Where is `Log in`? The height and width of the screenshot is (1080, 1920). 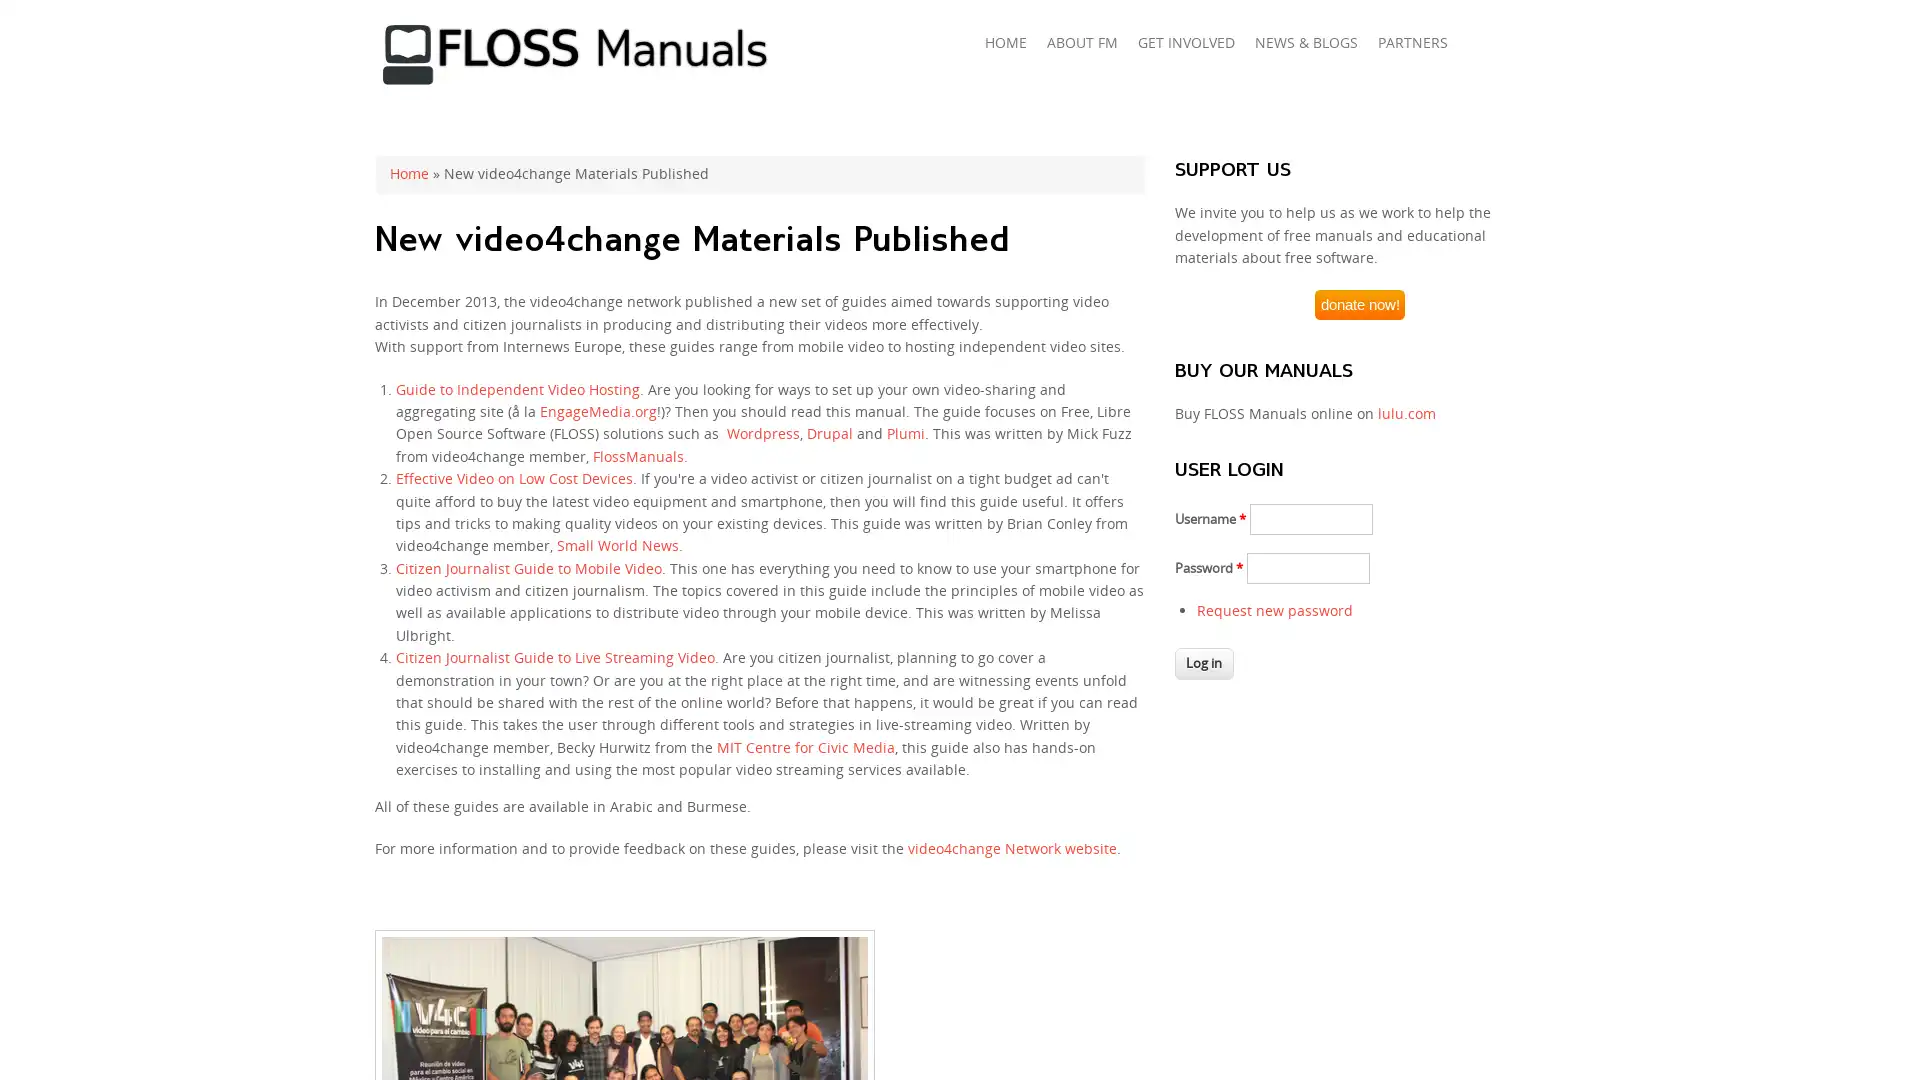
Log in is located at coordinates (1203, 663).